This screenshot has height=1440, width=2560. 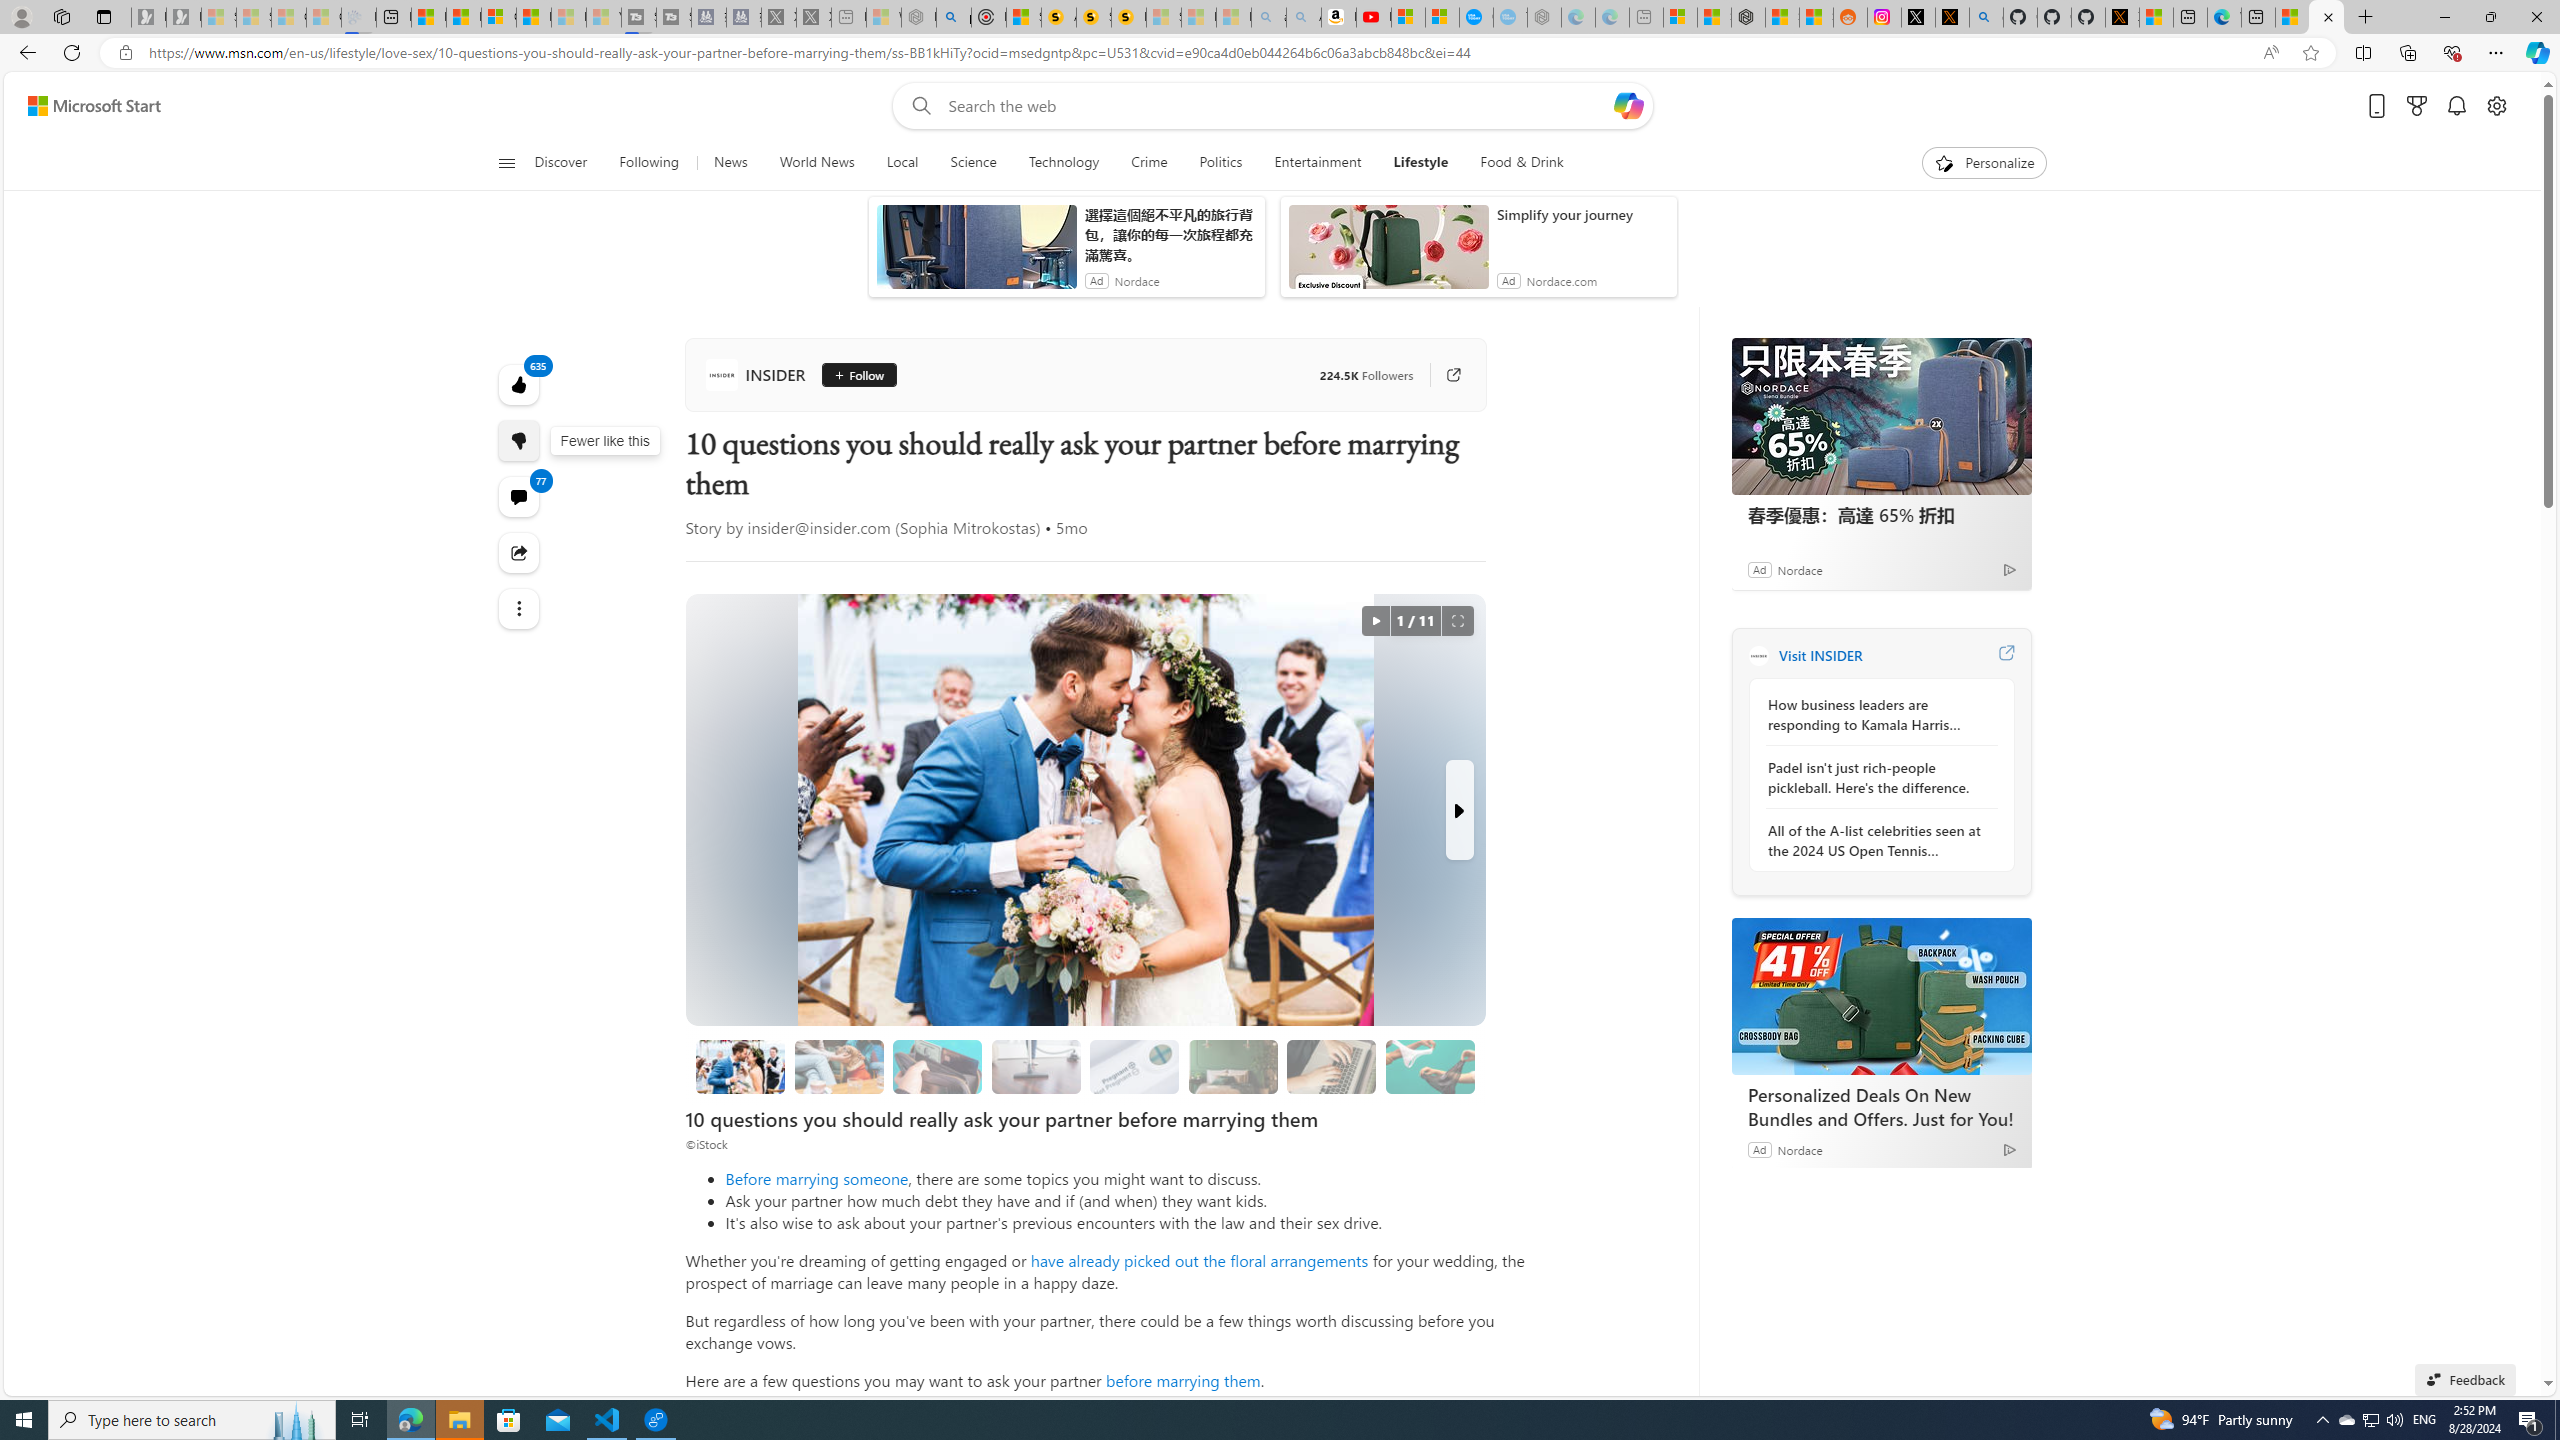 I want to click on 'More like this635Fewer like thisFewer like thisView comments', so click(x=518, y=440).